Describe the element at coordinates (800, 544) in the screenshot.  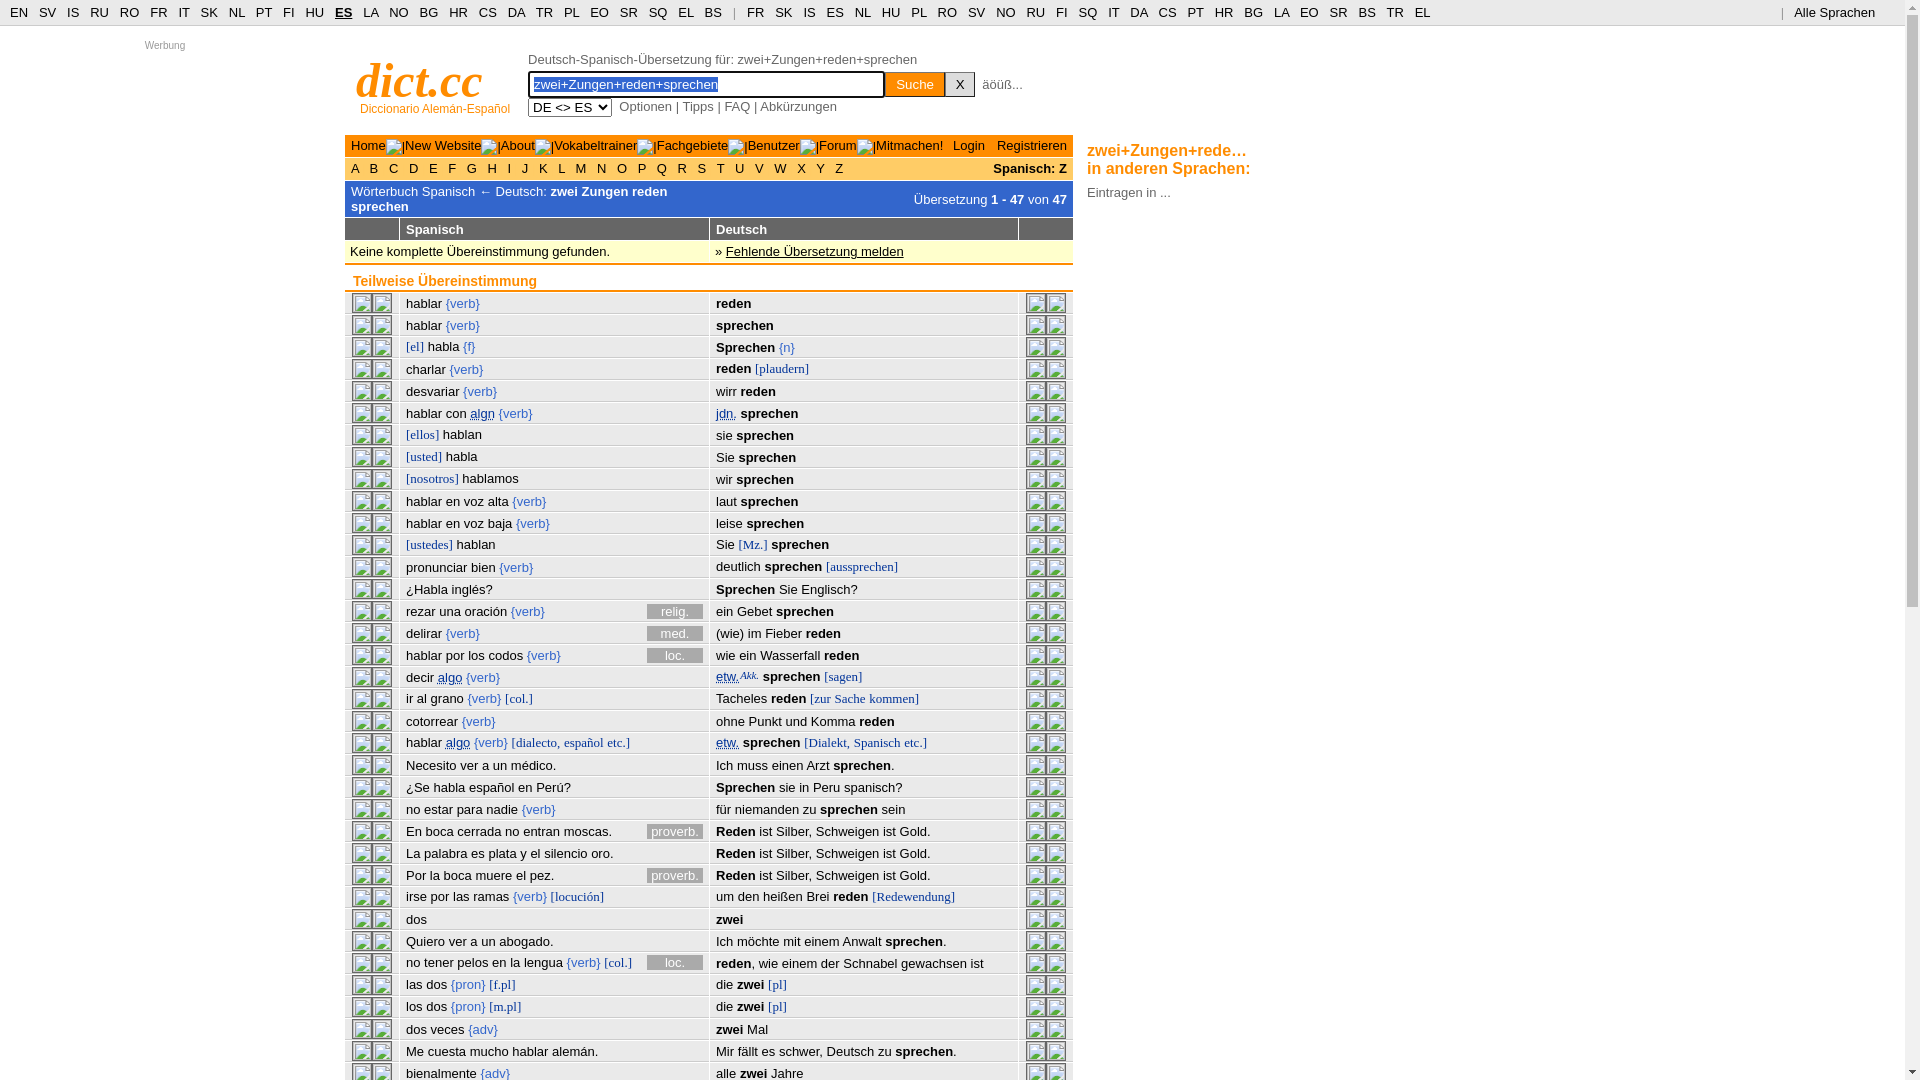
I see `'sprechen'` at that location.